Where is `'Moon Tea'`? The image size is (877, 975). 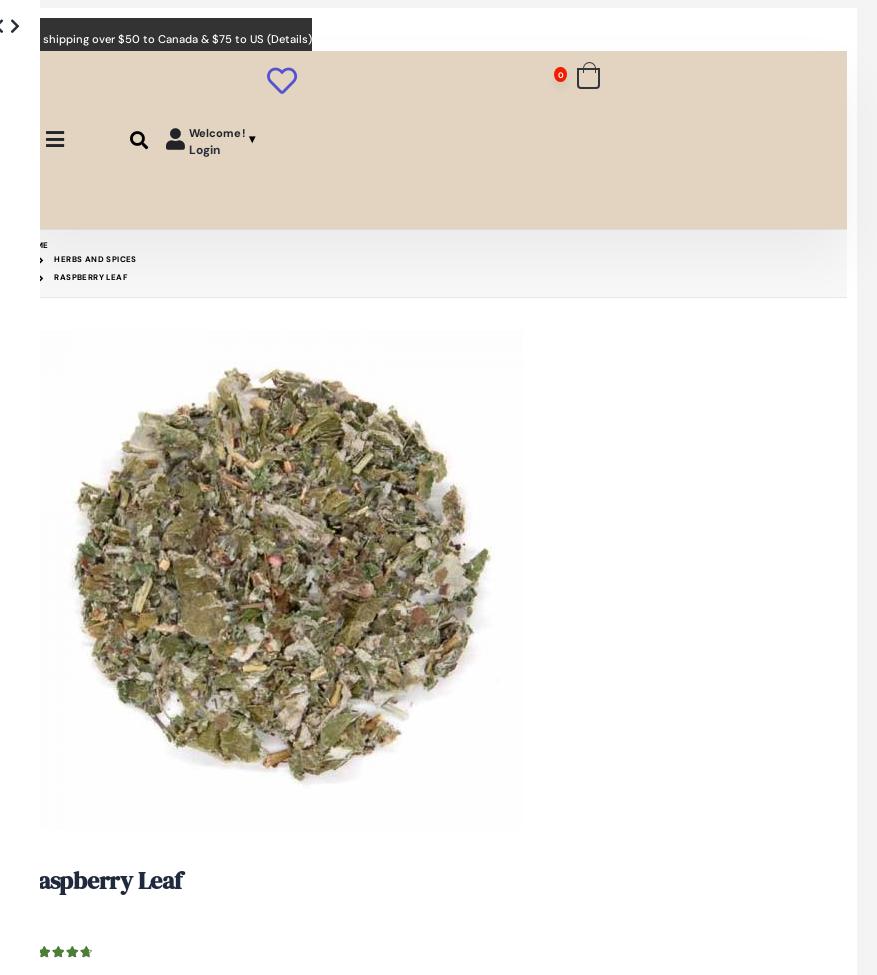
'Moon Tea' is located at coordinates (469, 338).